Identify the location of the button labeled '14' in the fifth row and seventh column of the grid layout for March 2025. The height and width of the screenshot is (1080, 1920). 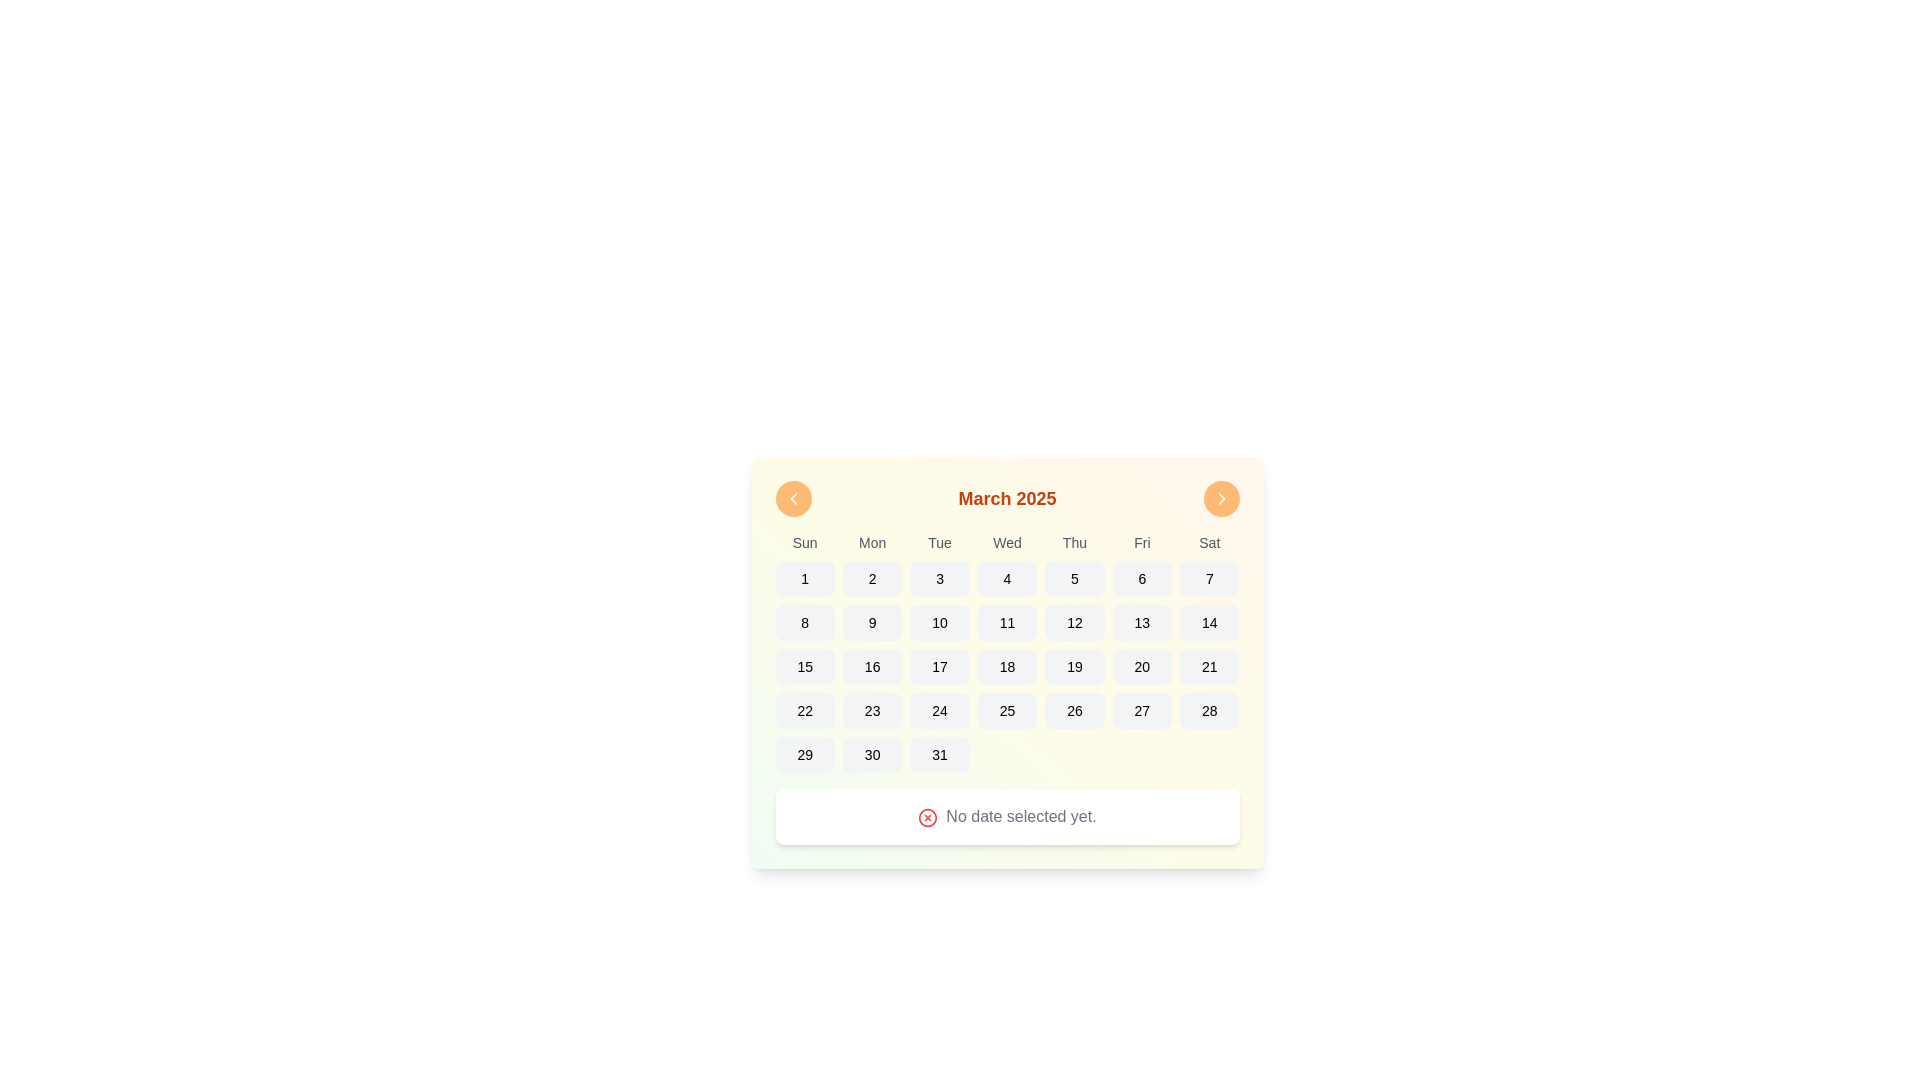
(1208, 622).